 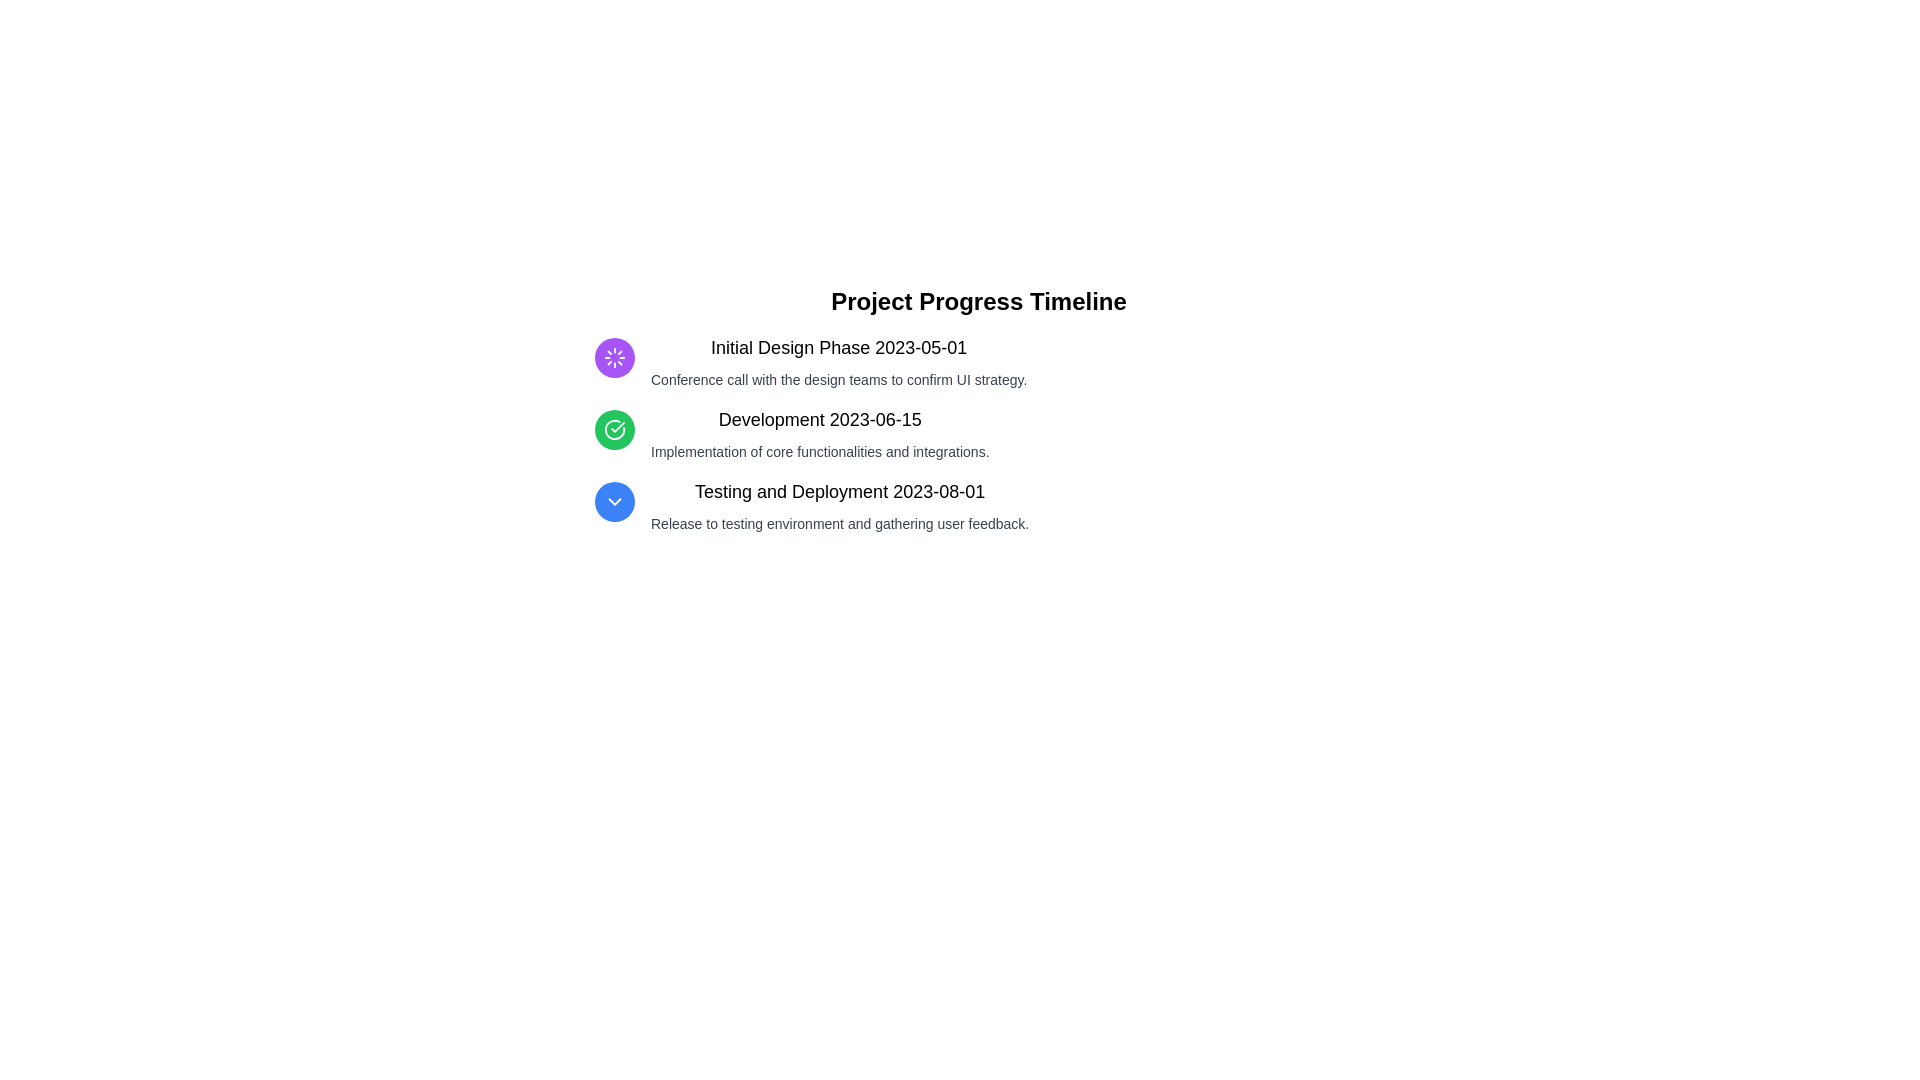 What do you see at coordinates (613, 357) in the screenshot?
I see `the circular icon with a purple background and a white spinning loader graphic, located at the topmost position in the left-aligned icon list for the 'Initial Design Phase 2023-05-01'` at bounding box center [613, 357].